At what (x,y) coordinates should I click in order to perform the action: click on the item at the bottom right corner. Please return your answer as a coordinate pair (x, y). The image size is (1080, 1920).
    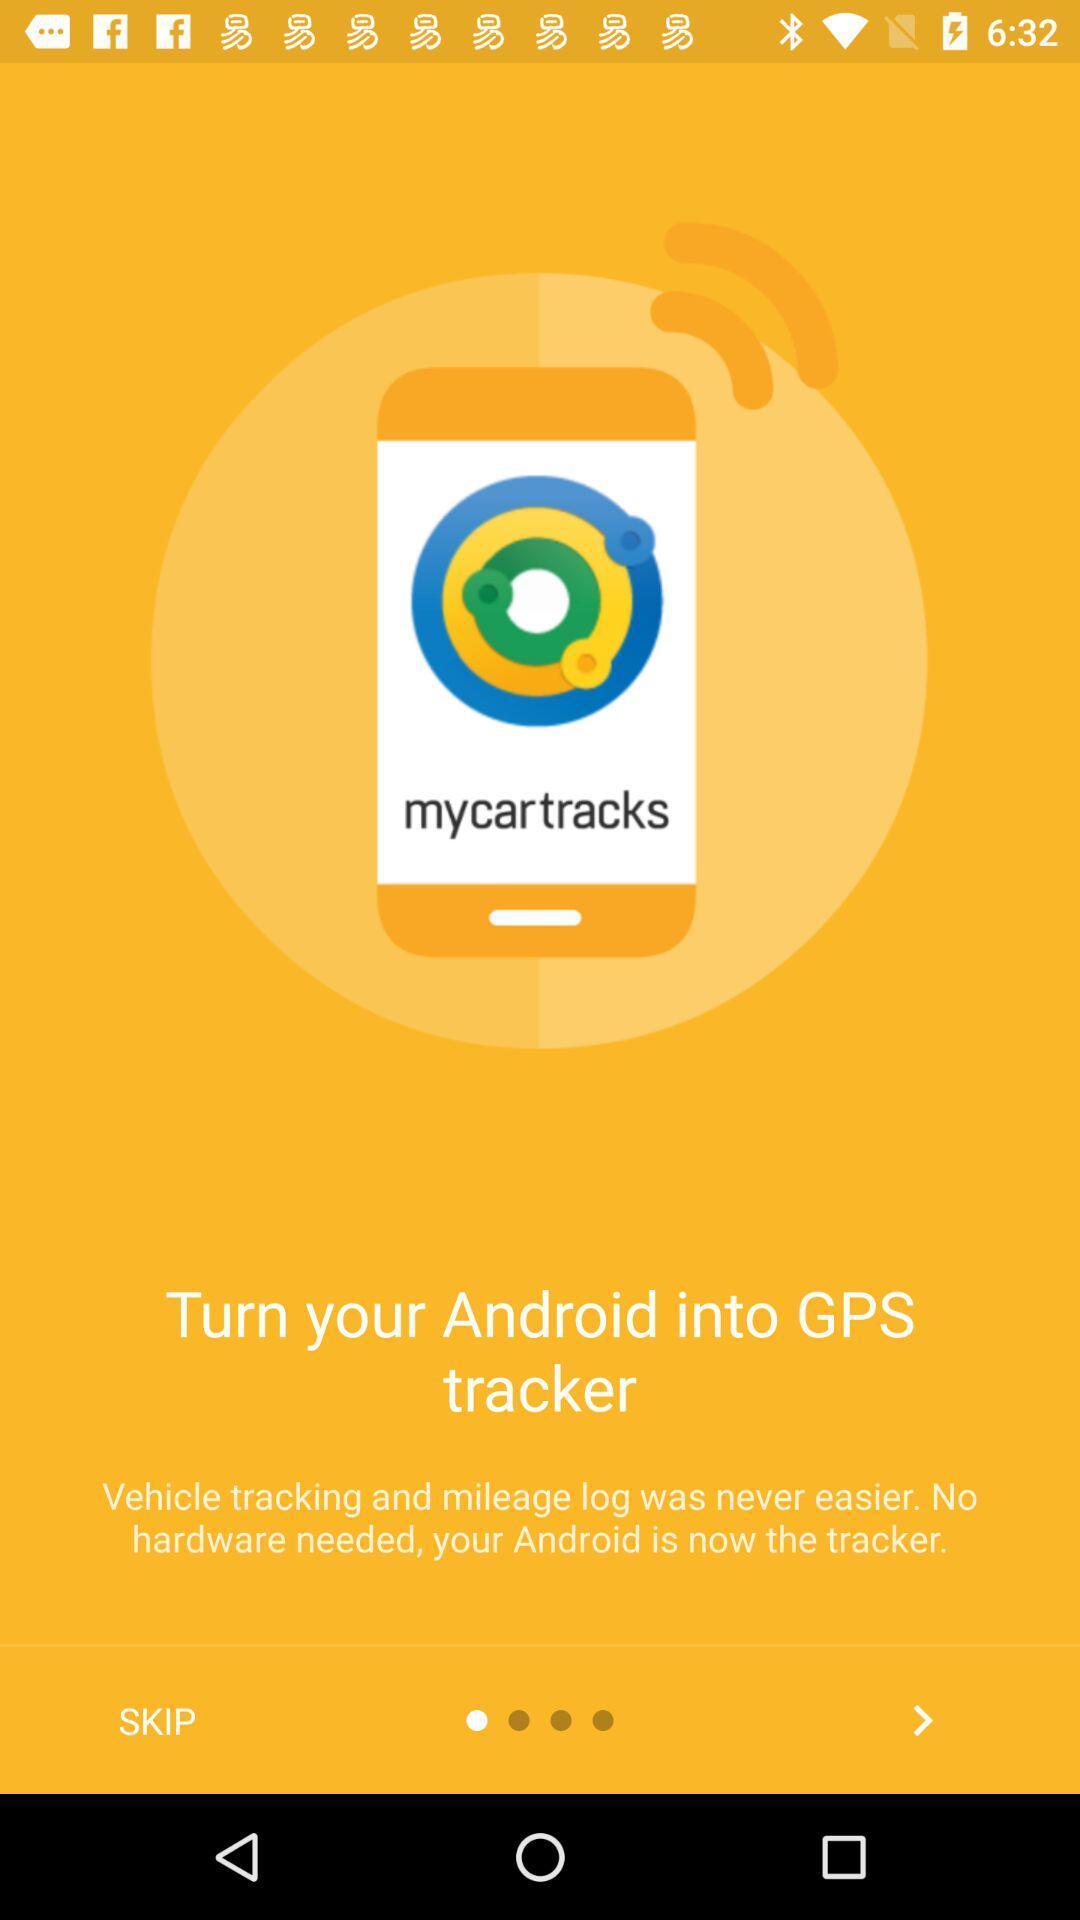
    Looking at the image, I should click on (922, 1719).